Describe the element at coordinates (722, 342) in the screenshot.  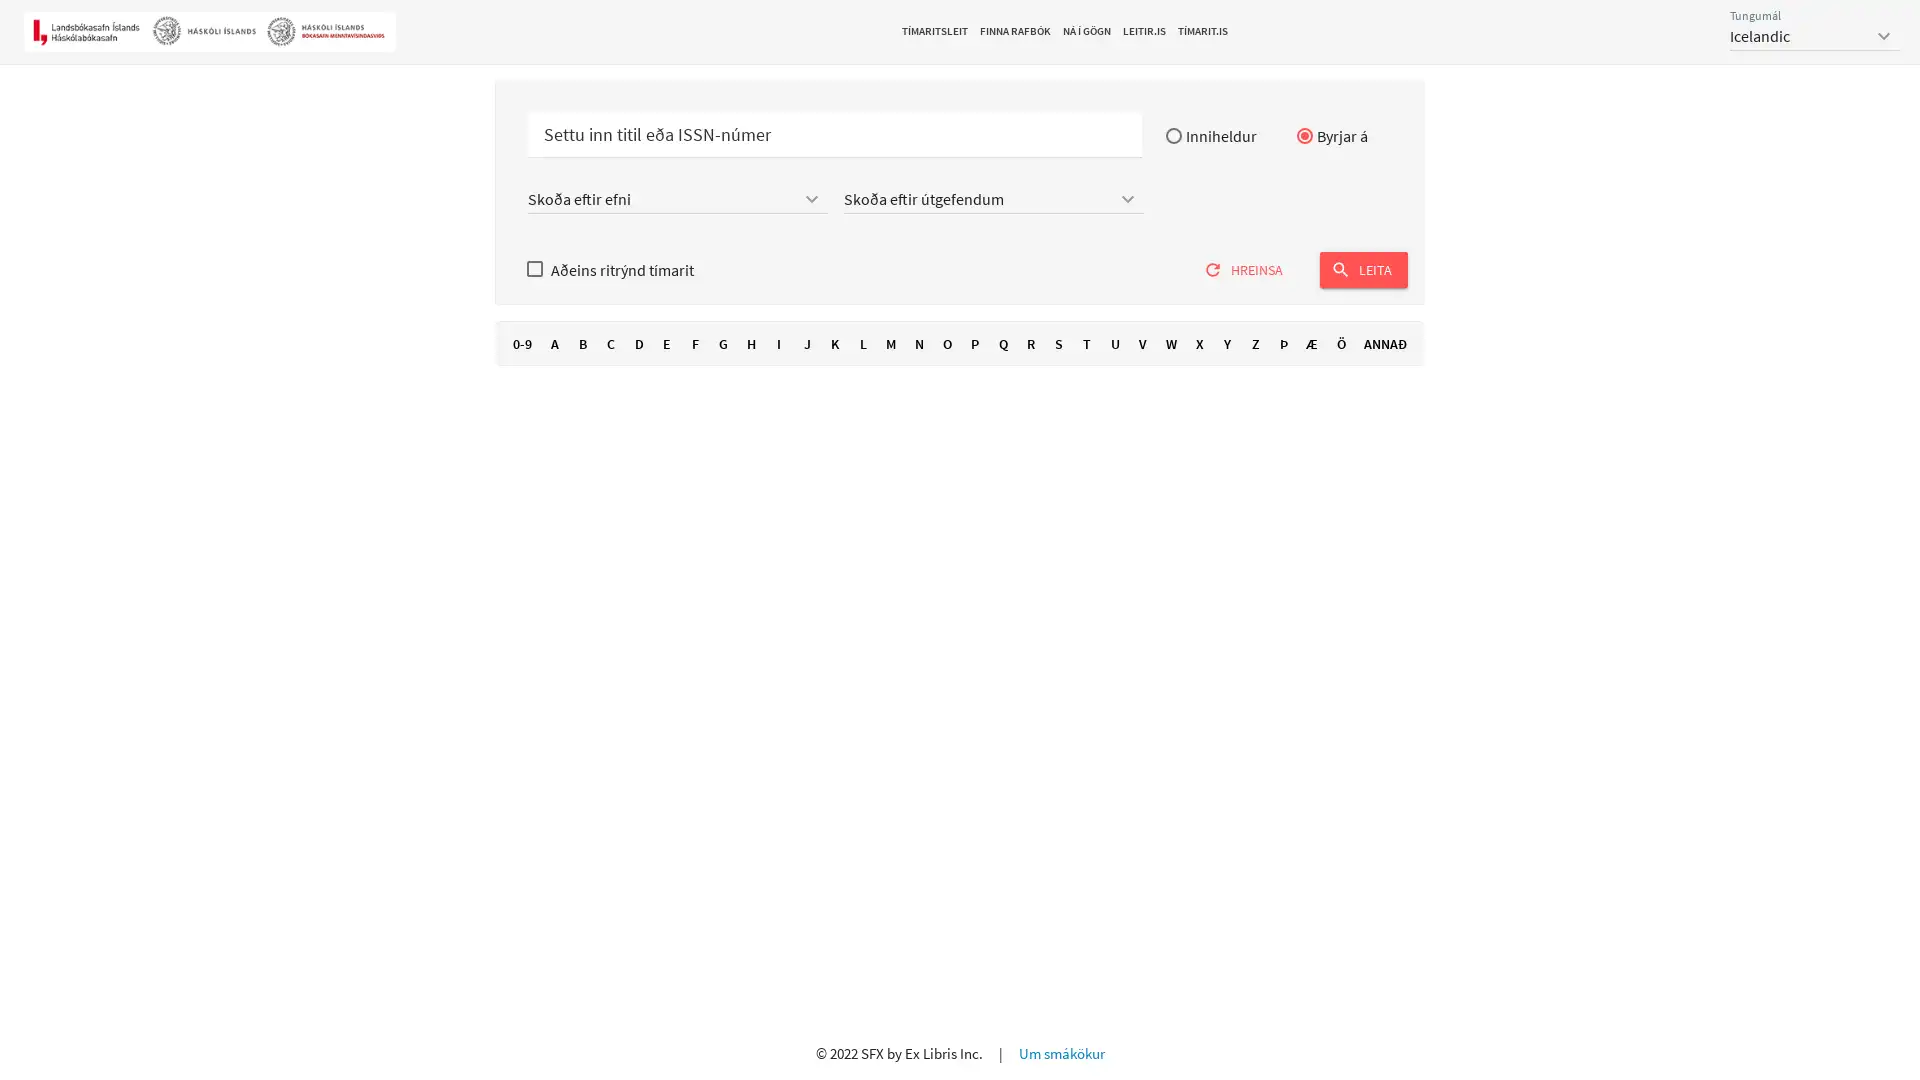
I see `G` at that location.